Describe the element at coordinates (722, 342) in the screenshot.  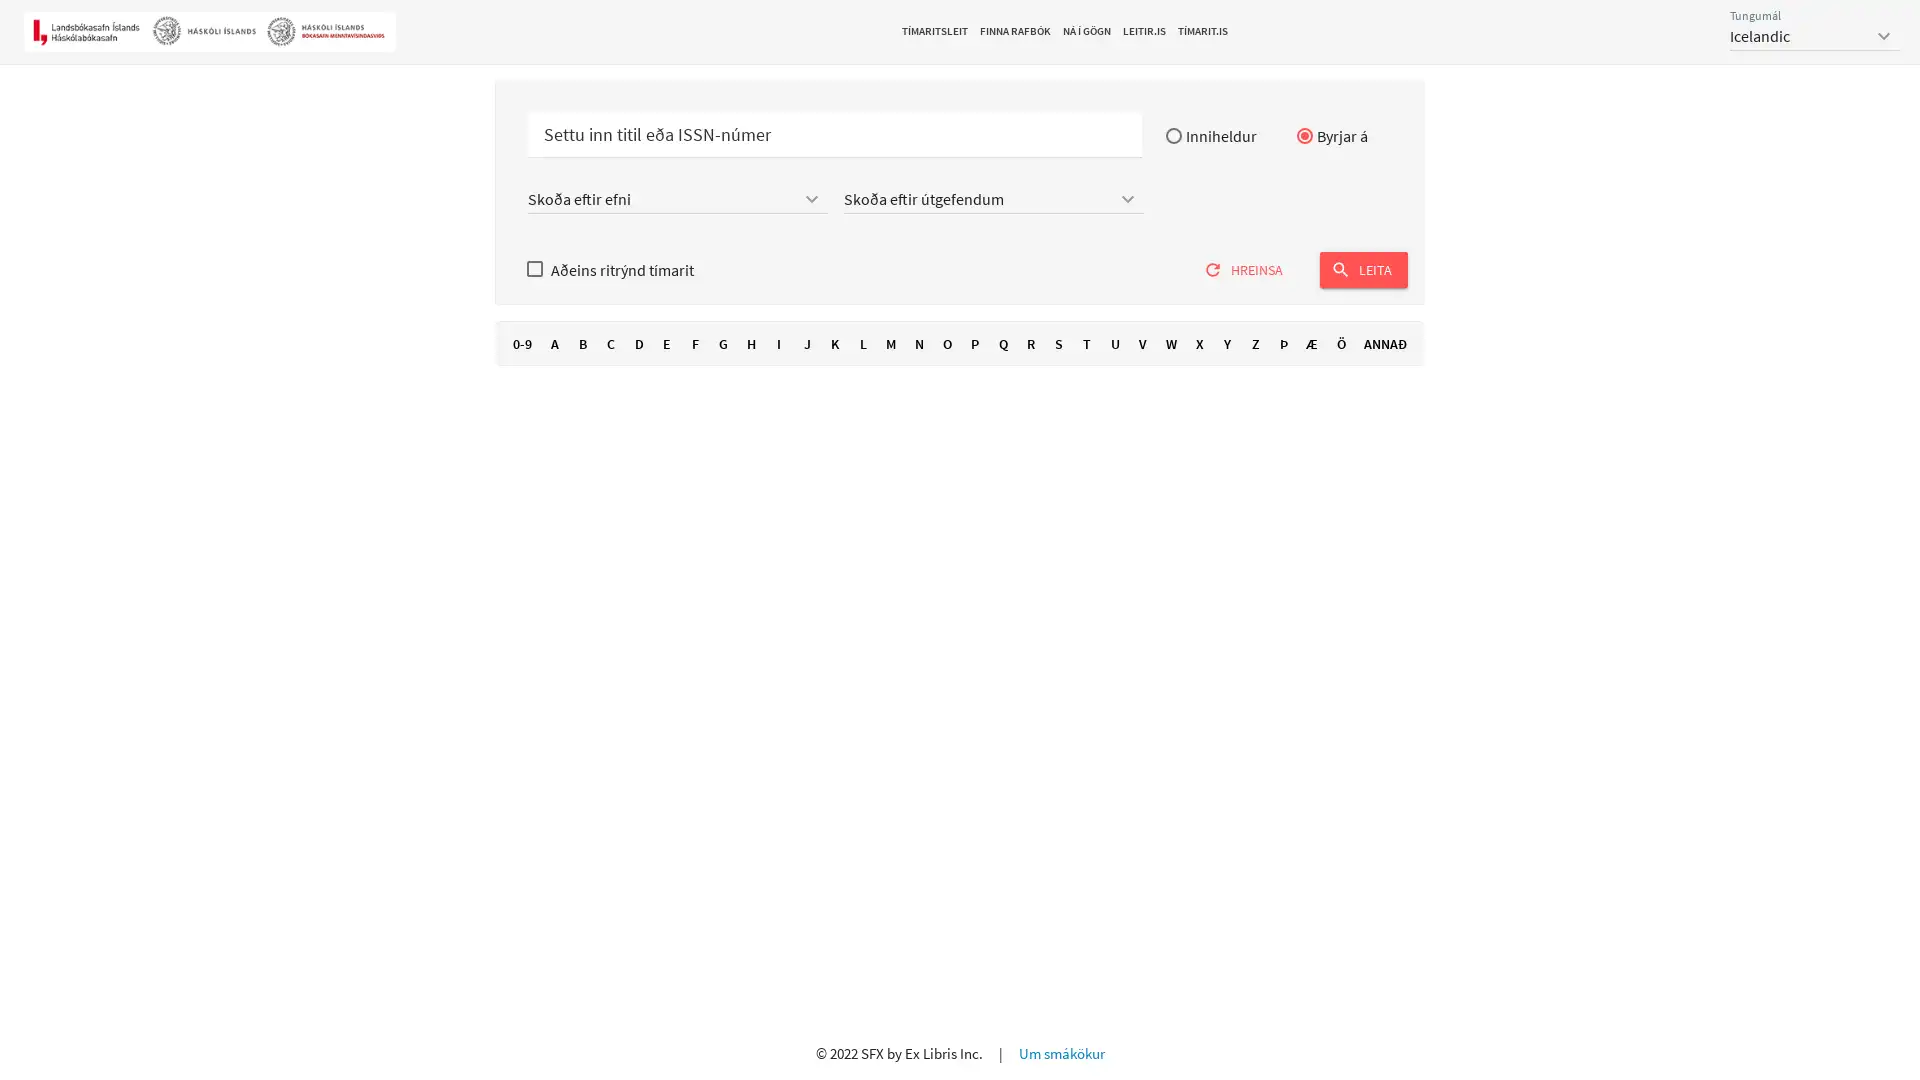
I see `G` at that location.